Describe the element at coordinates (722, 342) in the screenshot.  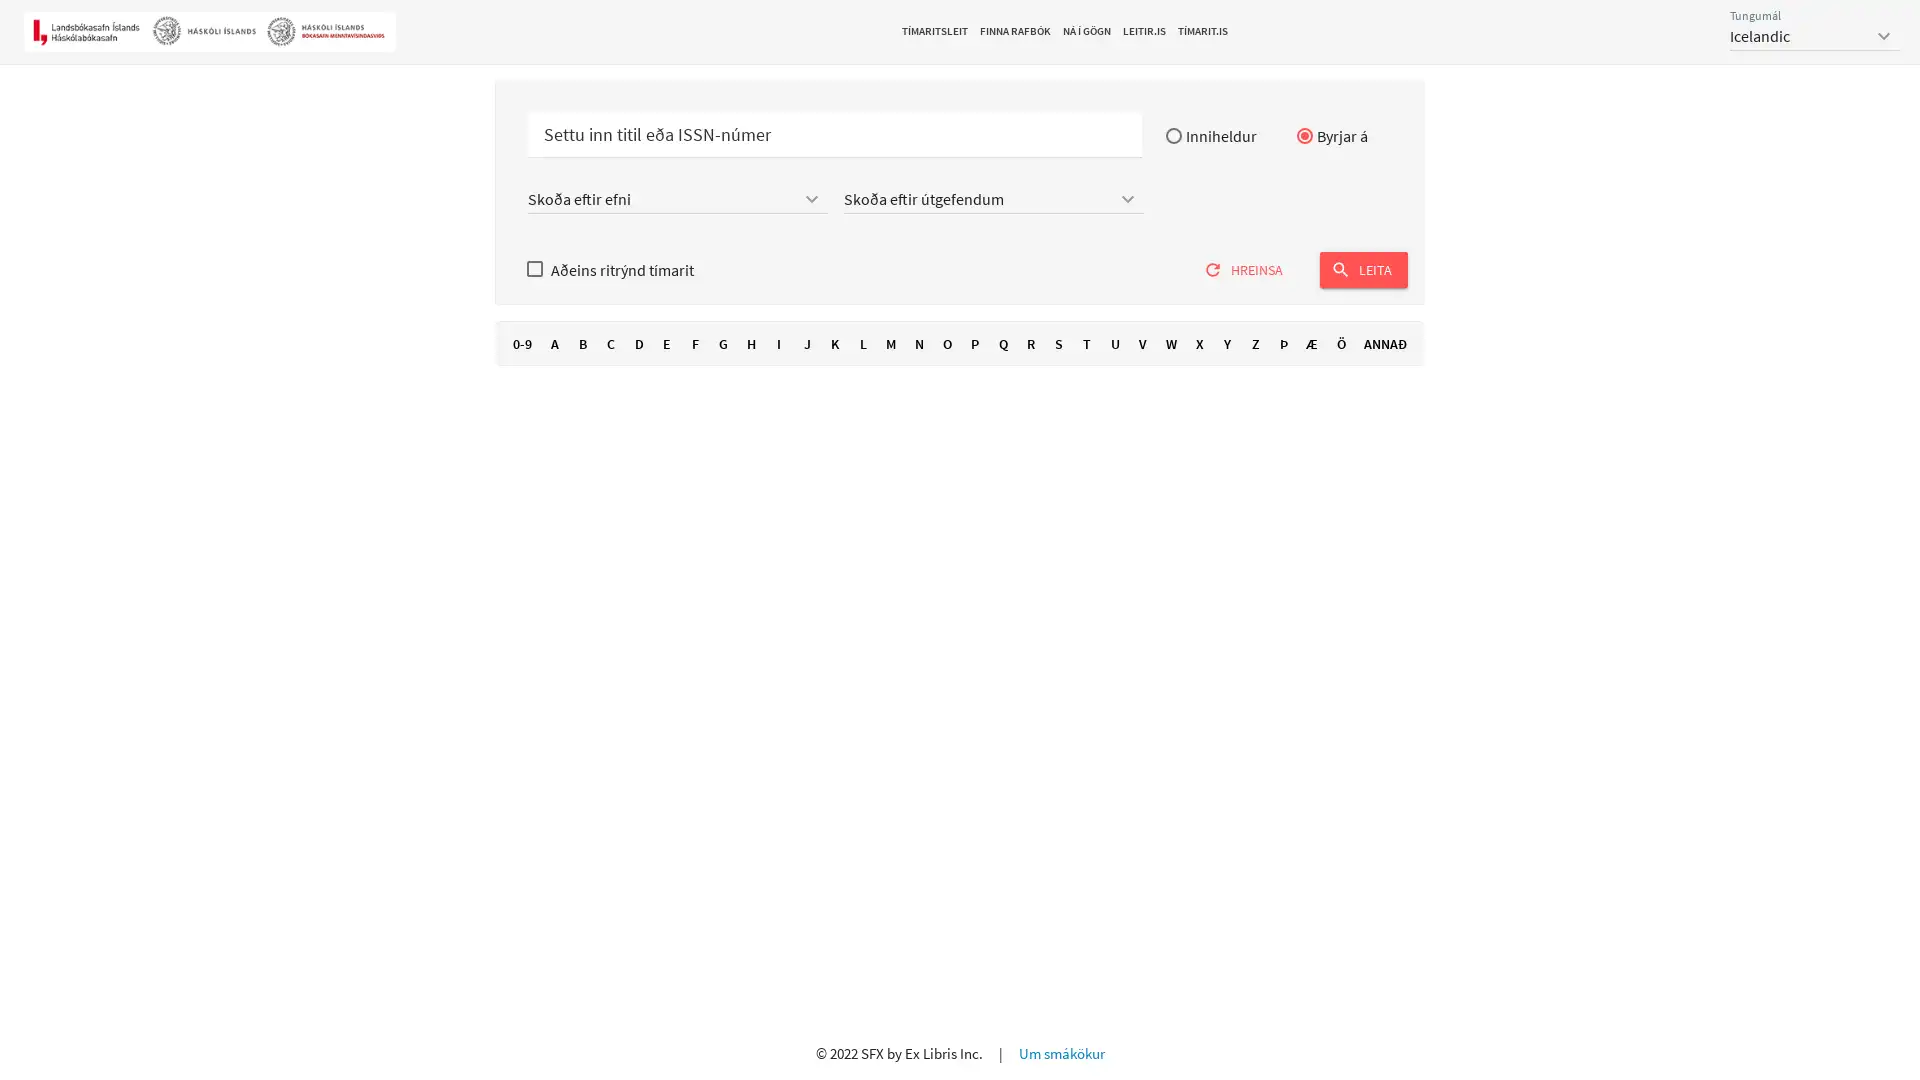
I see `G` at that location.